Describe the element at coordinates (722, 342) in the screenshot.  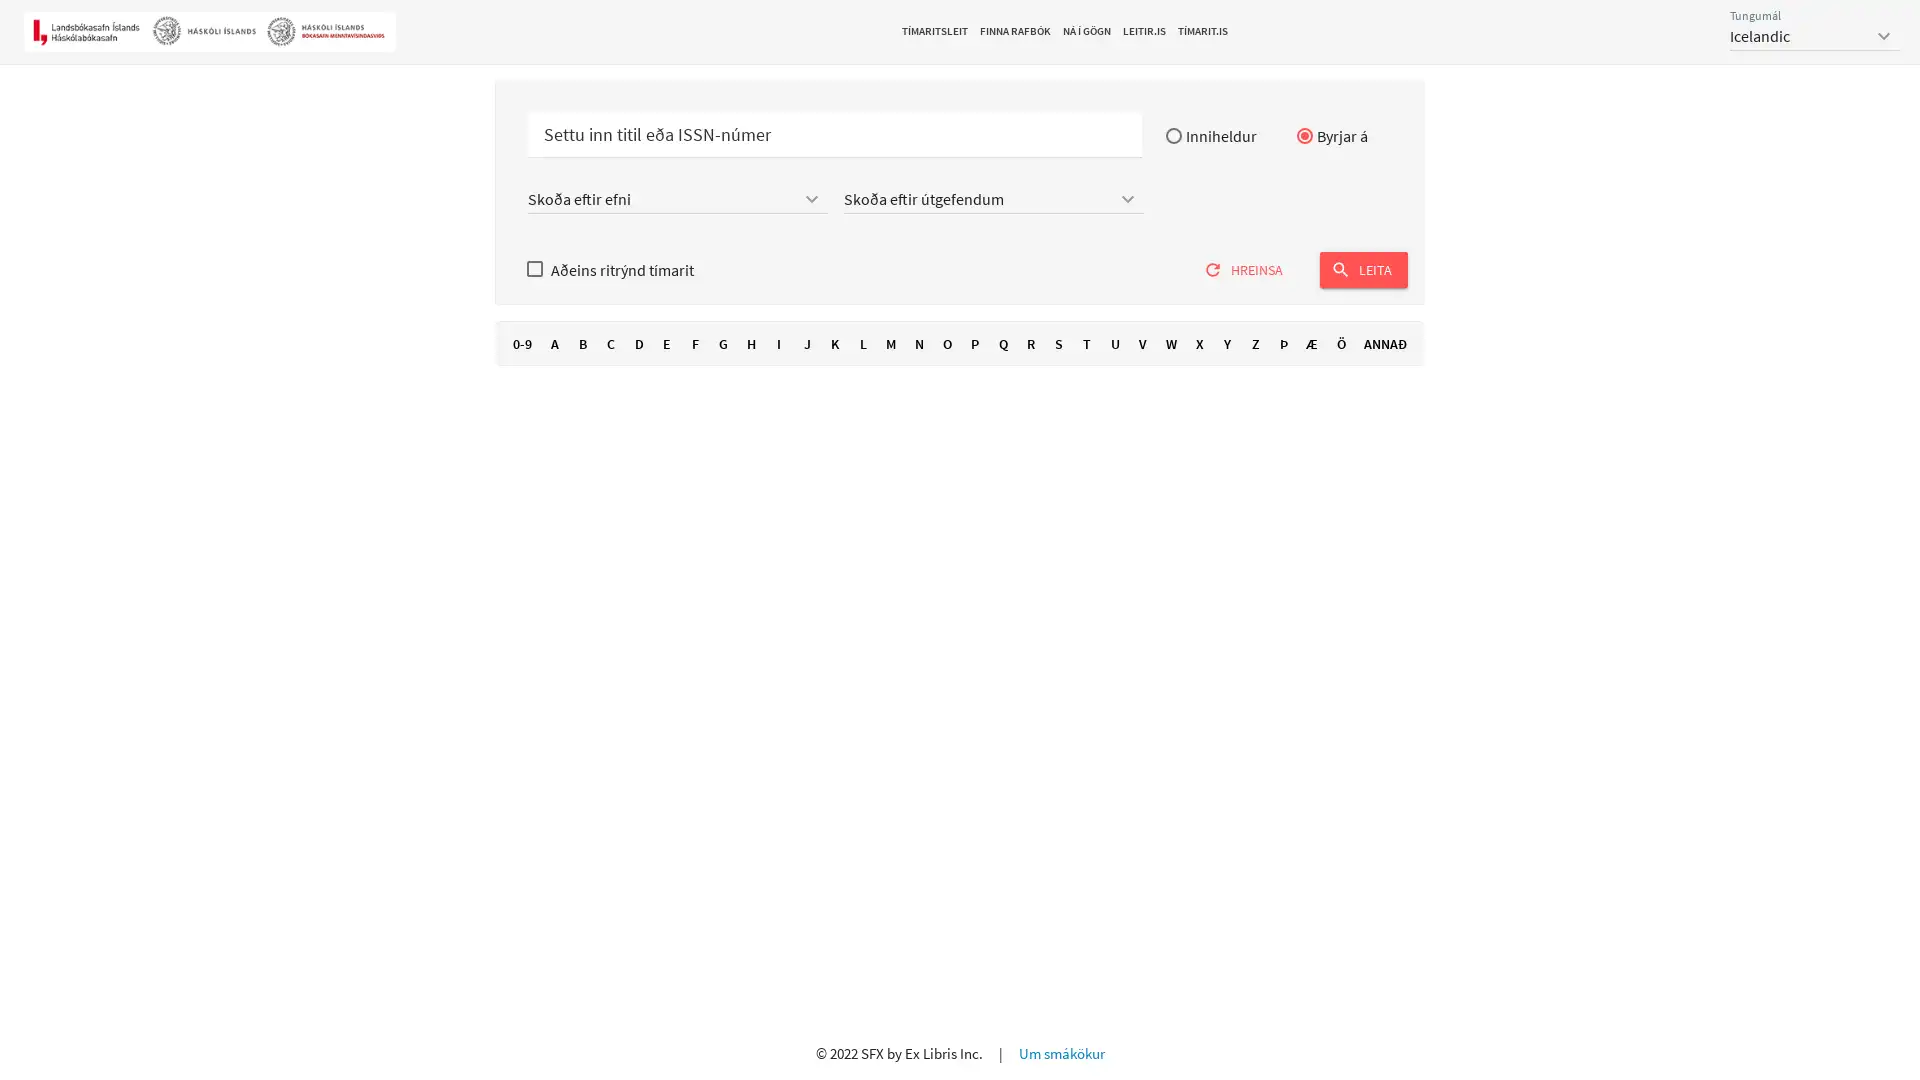
I see `G` at that location.